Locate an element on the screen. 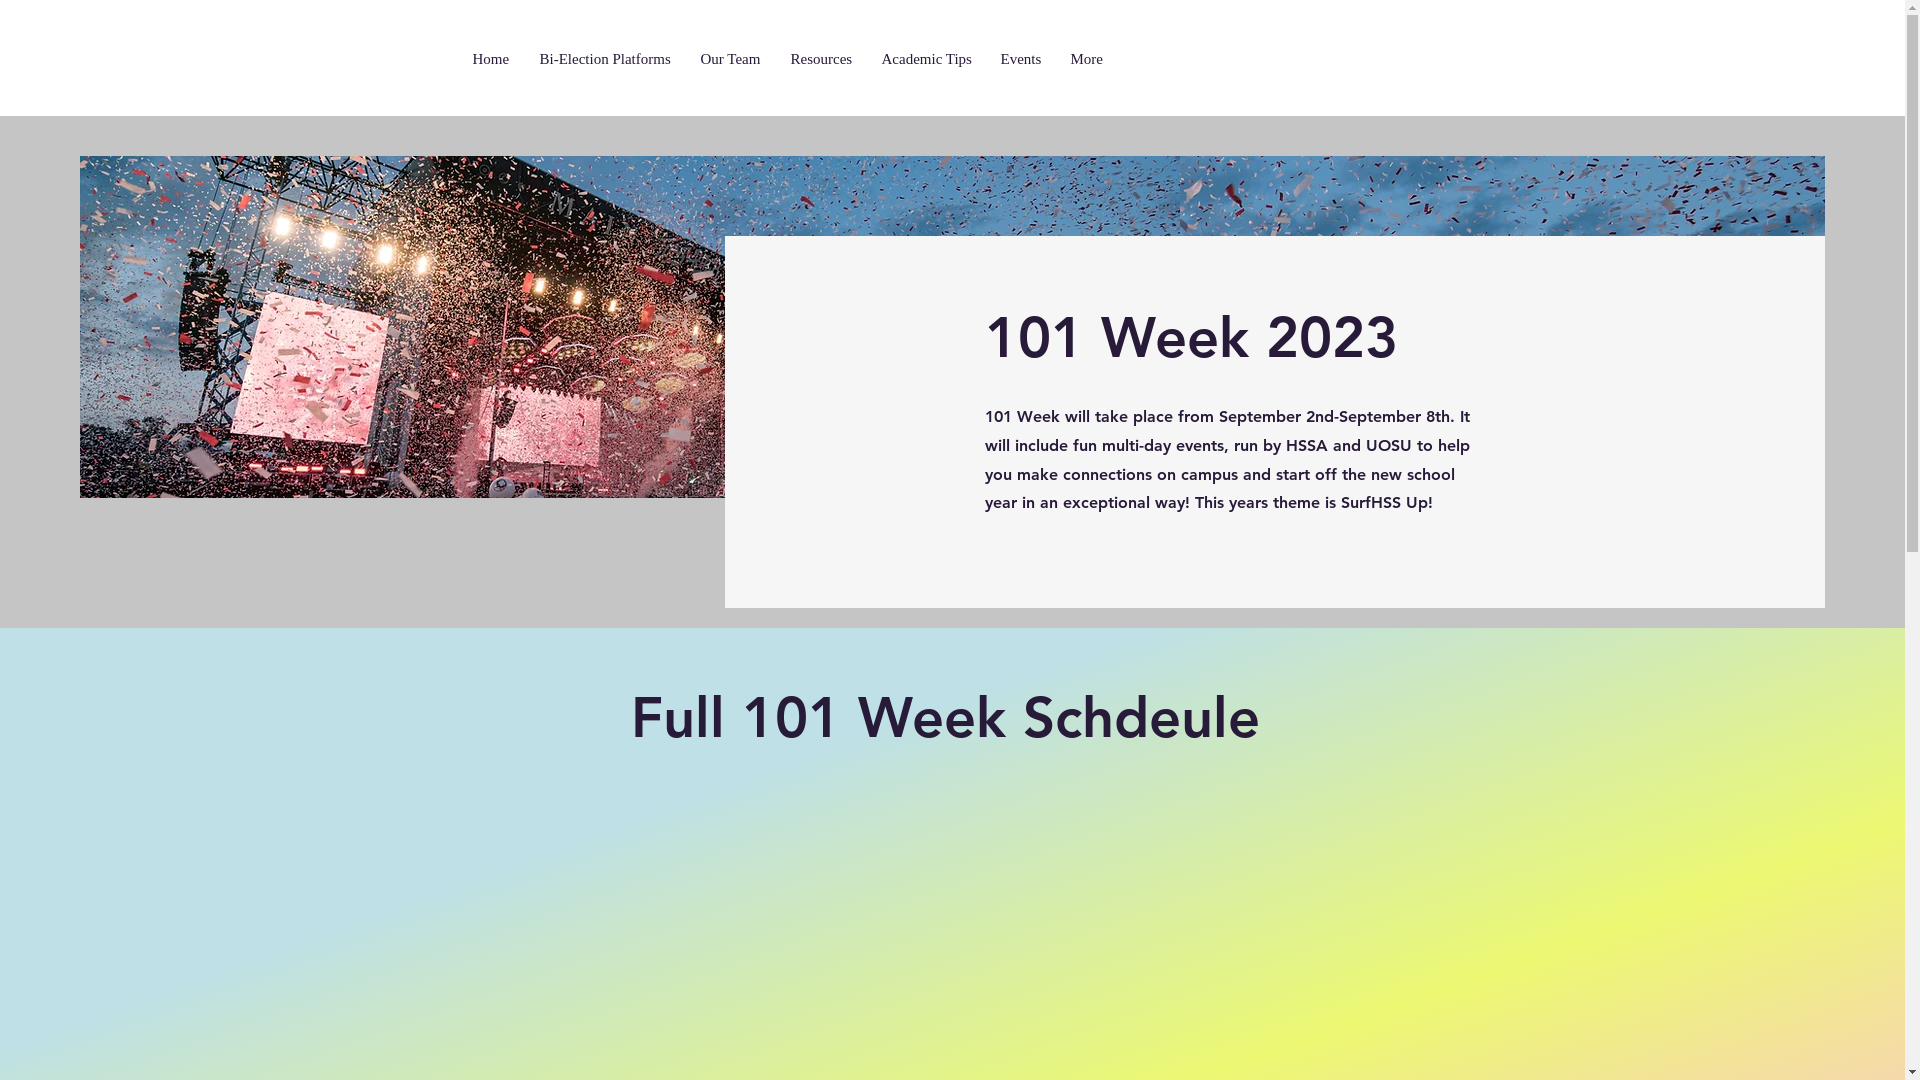 The height and width of the screenshot is (1080, 1920). 'Resources' is located at coordinates (825, 58).